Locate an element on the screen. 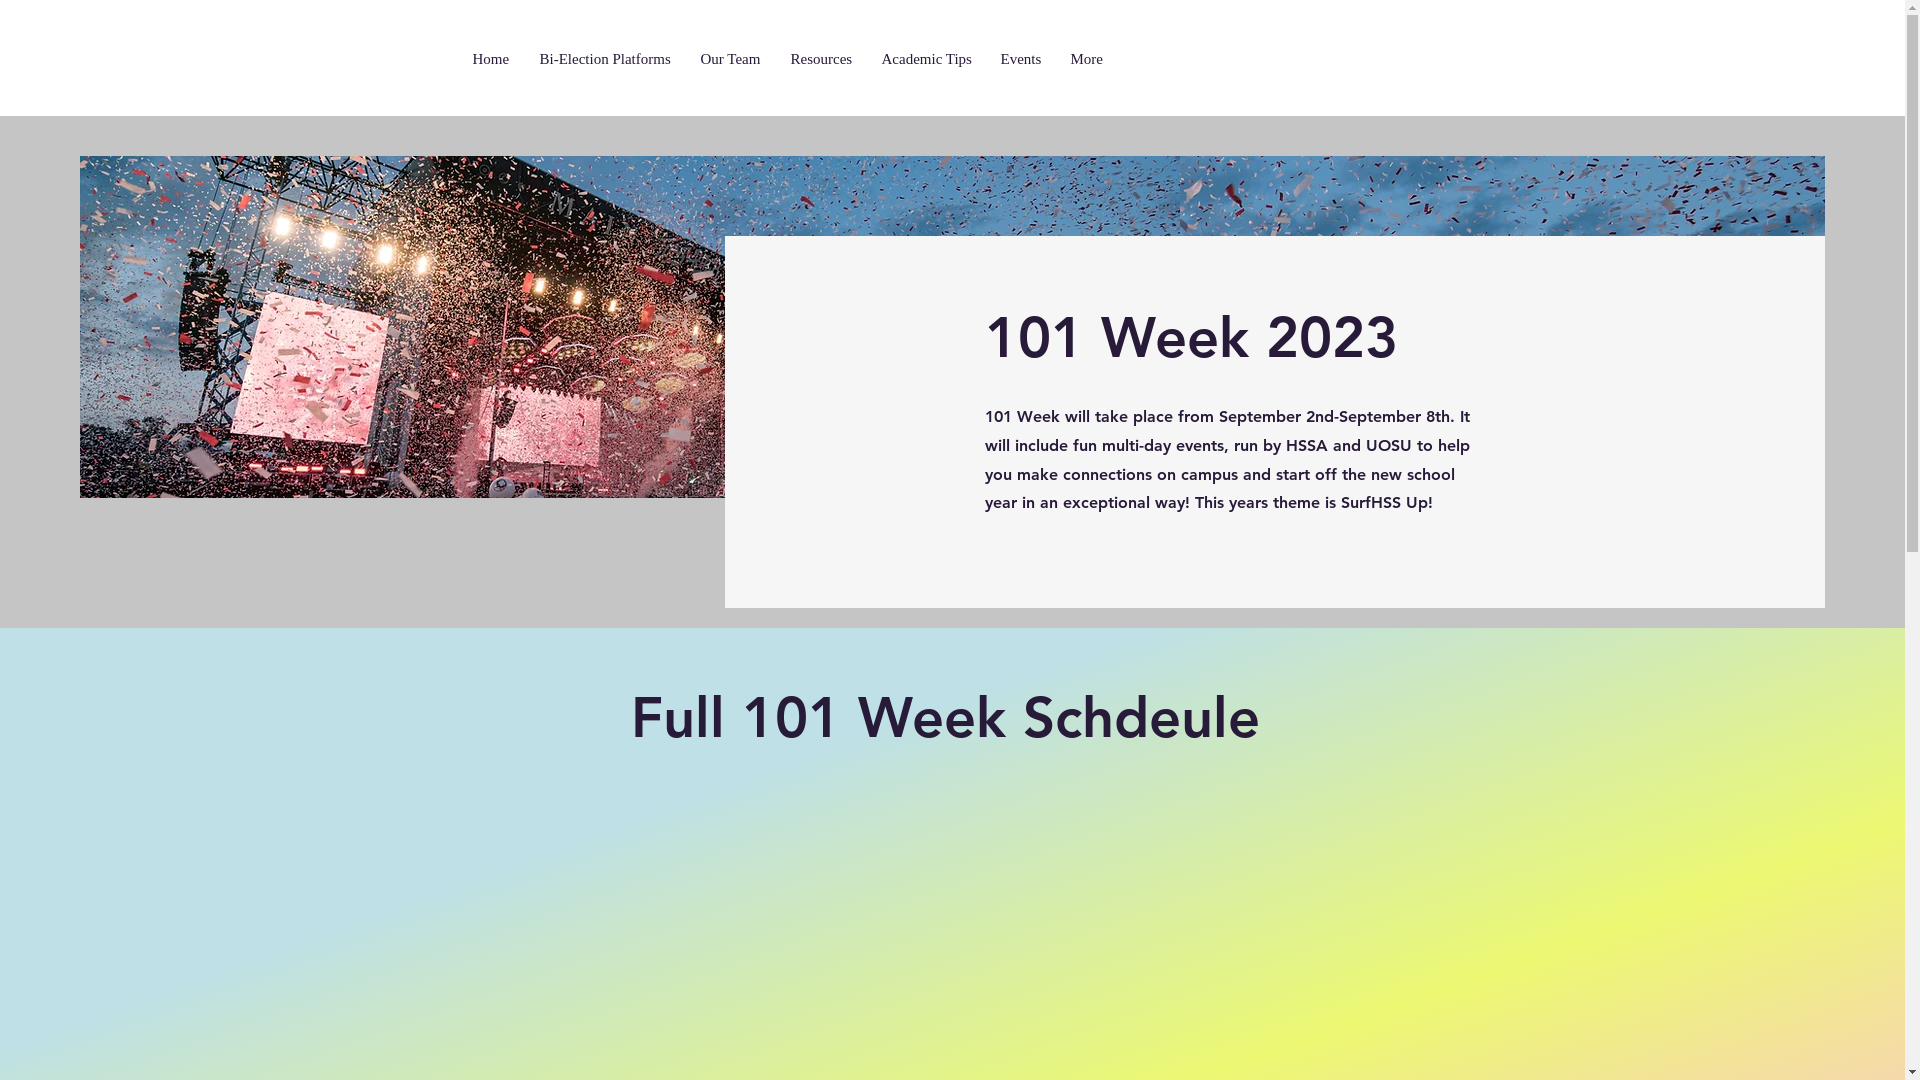 The height and width of the screenshot is (1080, 1920). 'Resources' is located at coordinates (825, 58).